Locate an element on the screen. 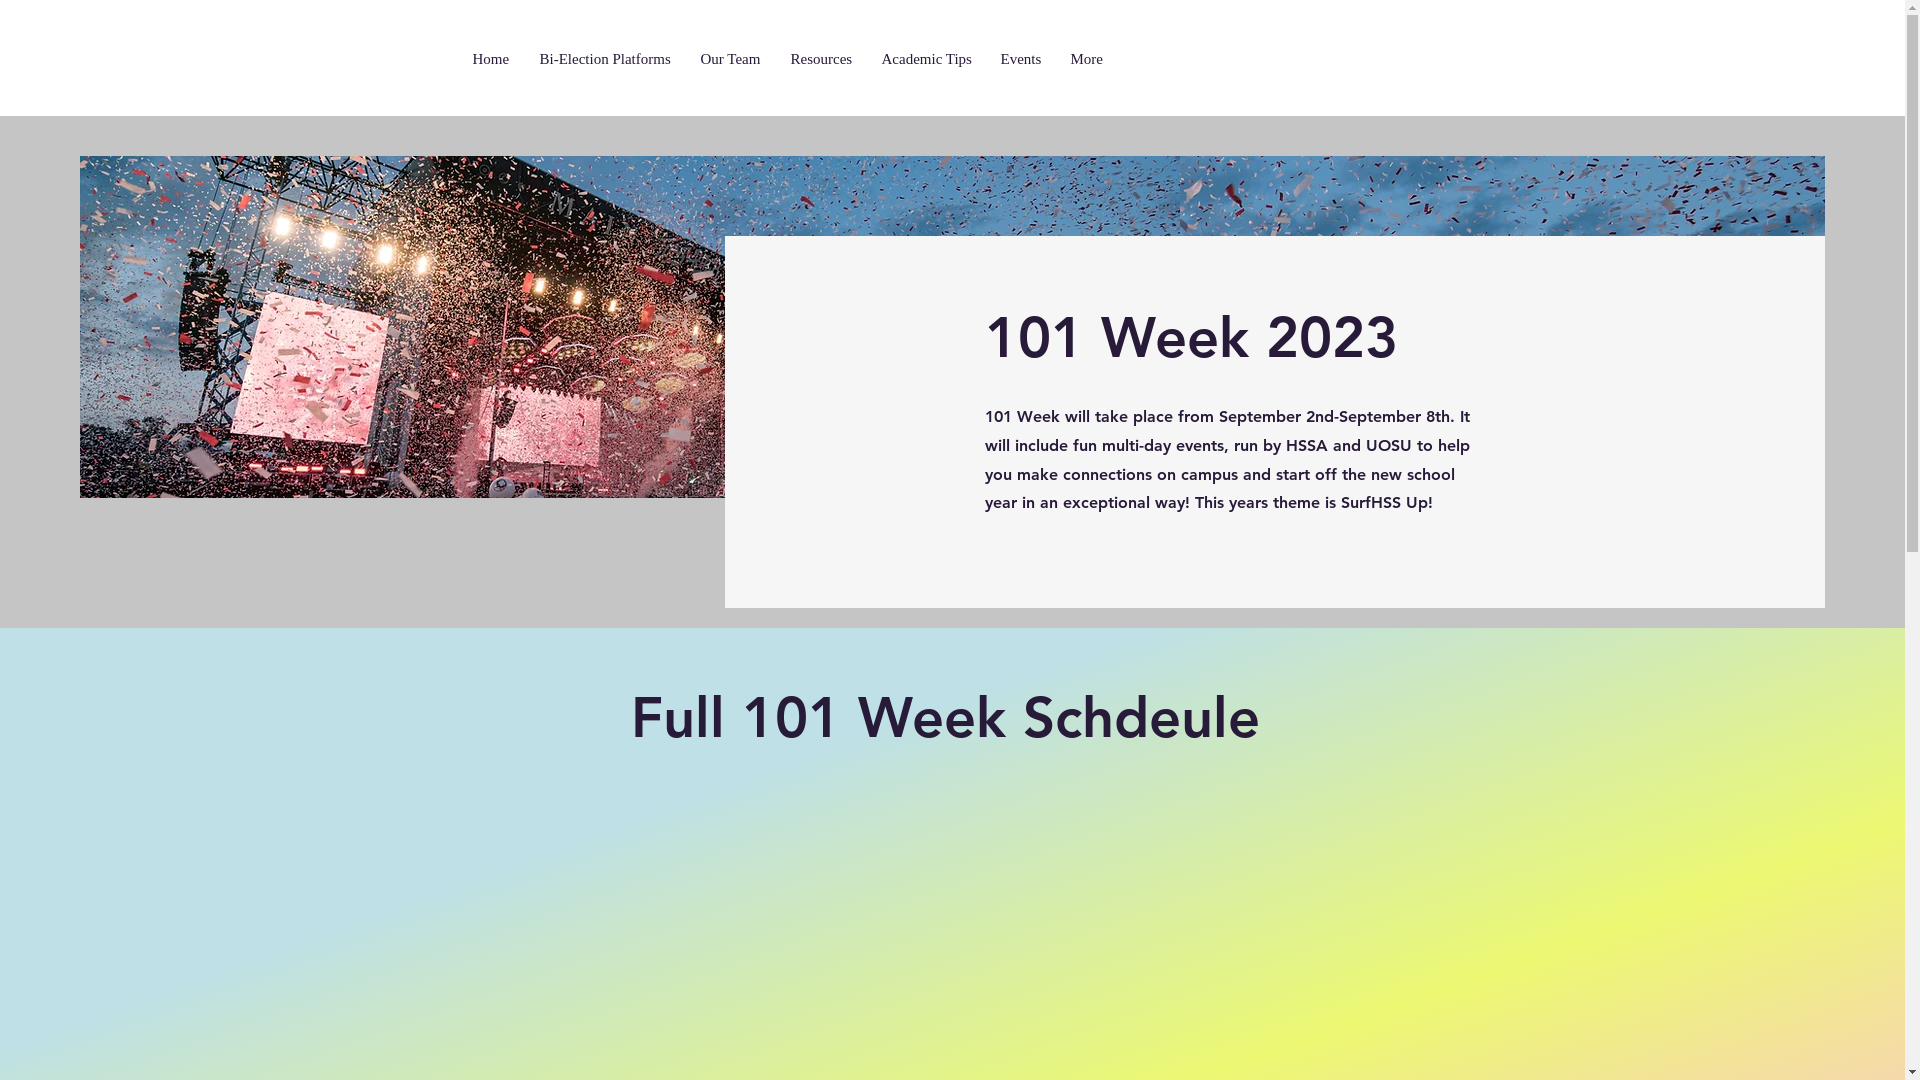 The height and width of the screenshot is (1080, 1920). 'Resources' is located at coordinates (825, 58).